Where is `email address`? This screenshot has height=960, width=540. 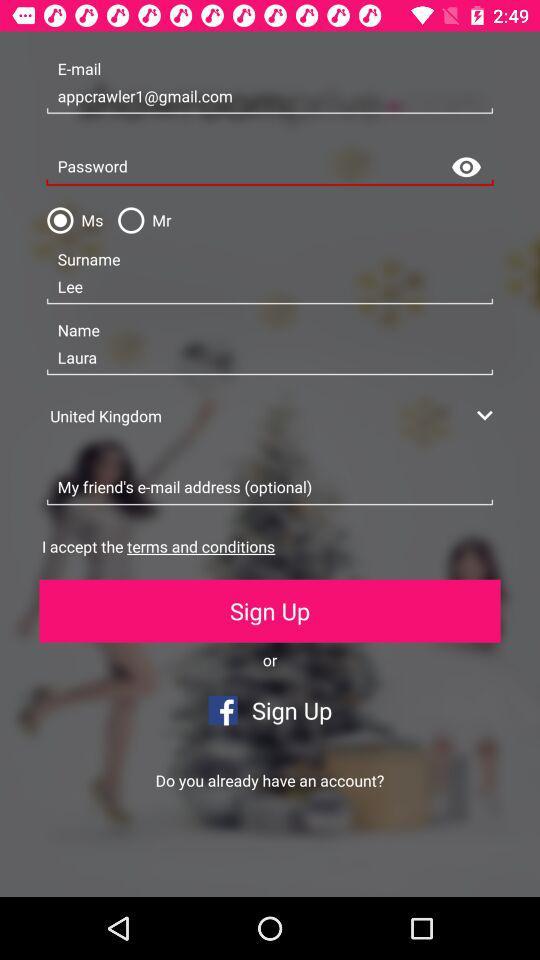
email address is located at coordinates (270, 487).